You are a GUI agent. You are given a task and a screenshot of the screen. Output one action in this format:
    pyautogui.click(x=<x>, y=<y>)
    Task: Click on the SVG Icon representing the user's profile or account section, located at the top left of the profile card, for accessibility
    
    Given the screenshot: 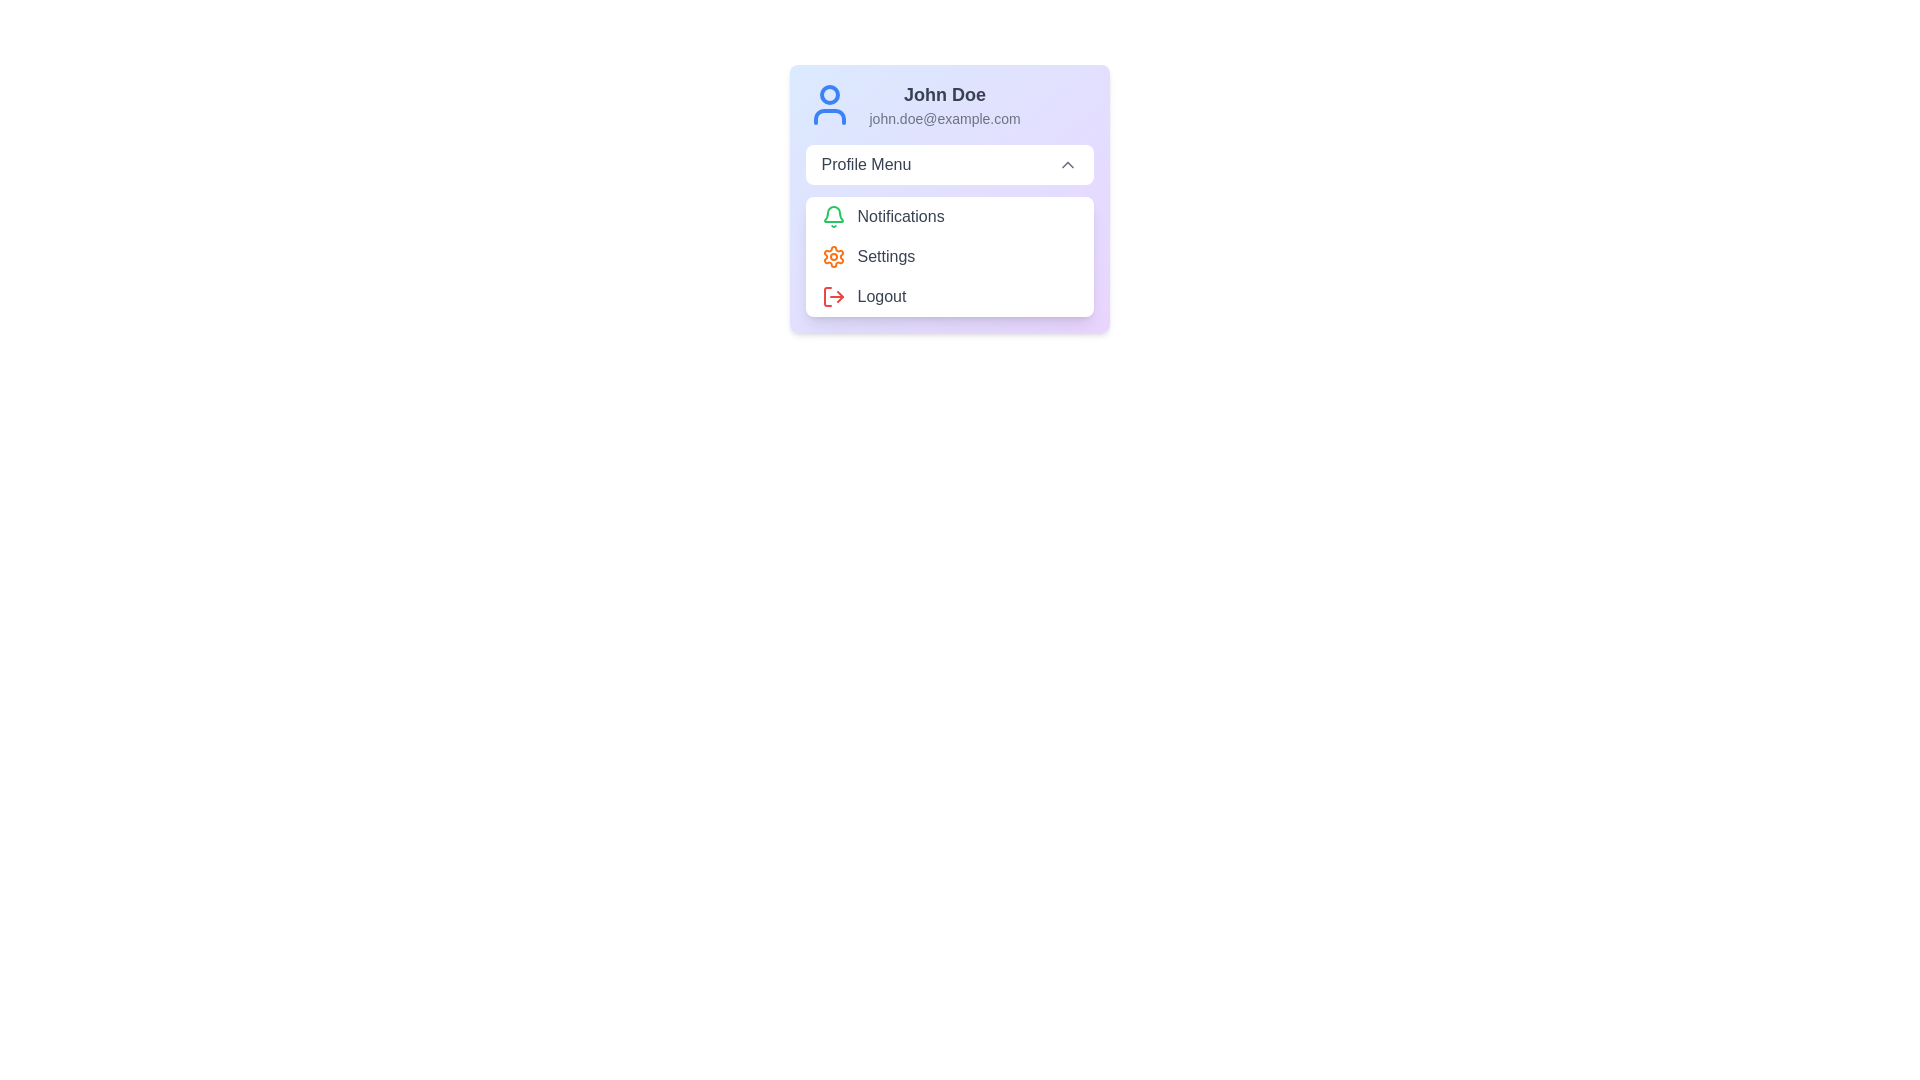 What is the action you would take?
    pyautogui.click(x=829, y=104)
    